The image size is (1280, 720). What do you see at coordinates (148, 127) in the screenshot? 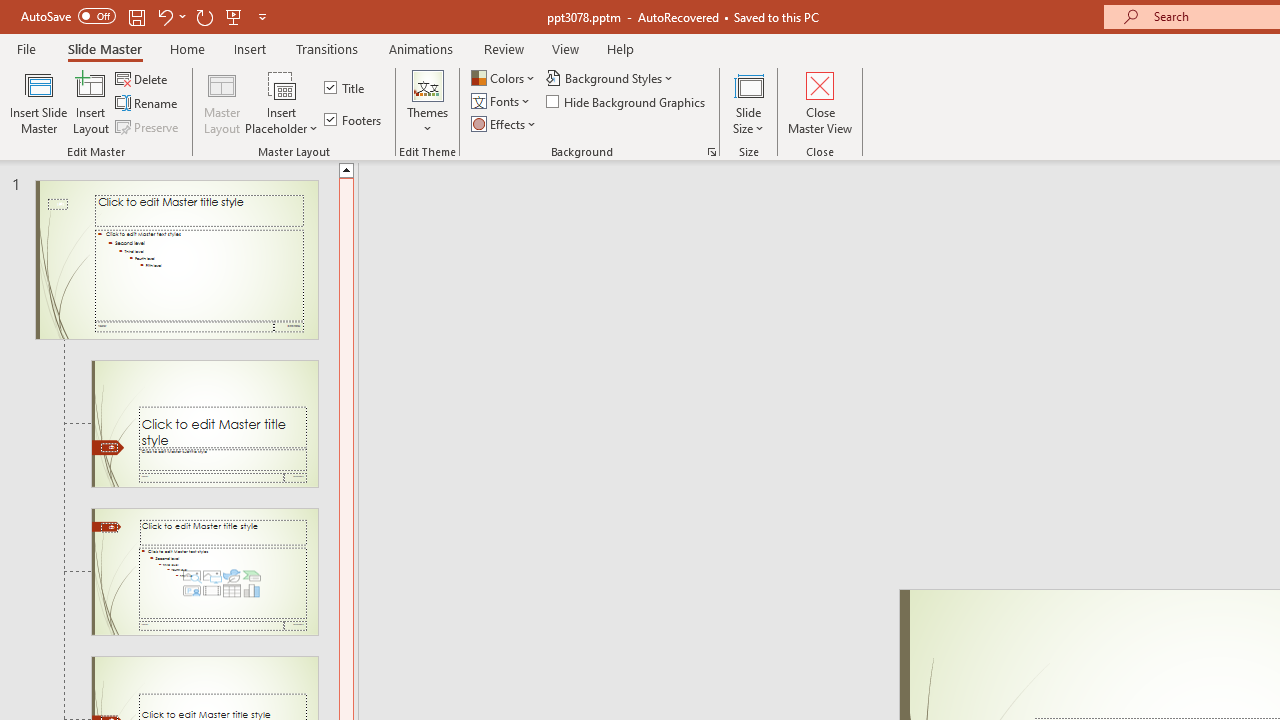
I see `'Preserve'` at bounding box center [148, 127].